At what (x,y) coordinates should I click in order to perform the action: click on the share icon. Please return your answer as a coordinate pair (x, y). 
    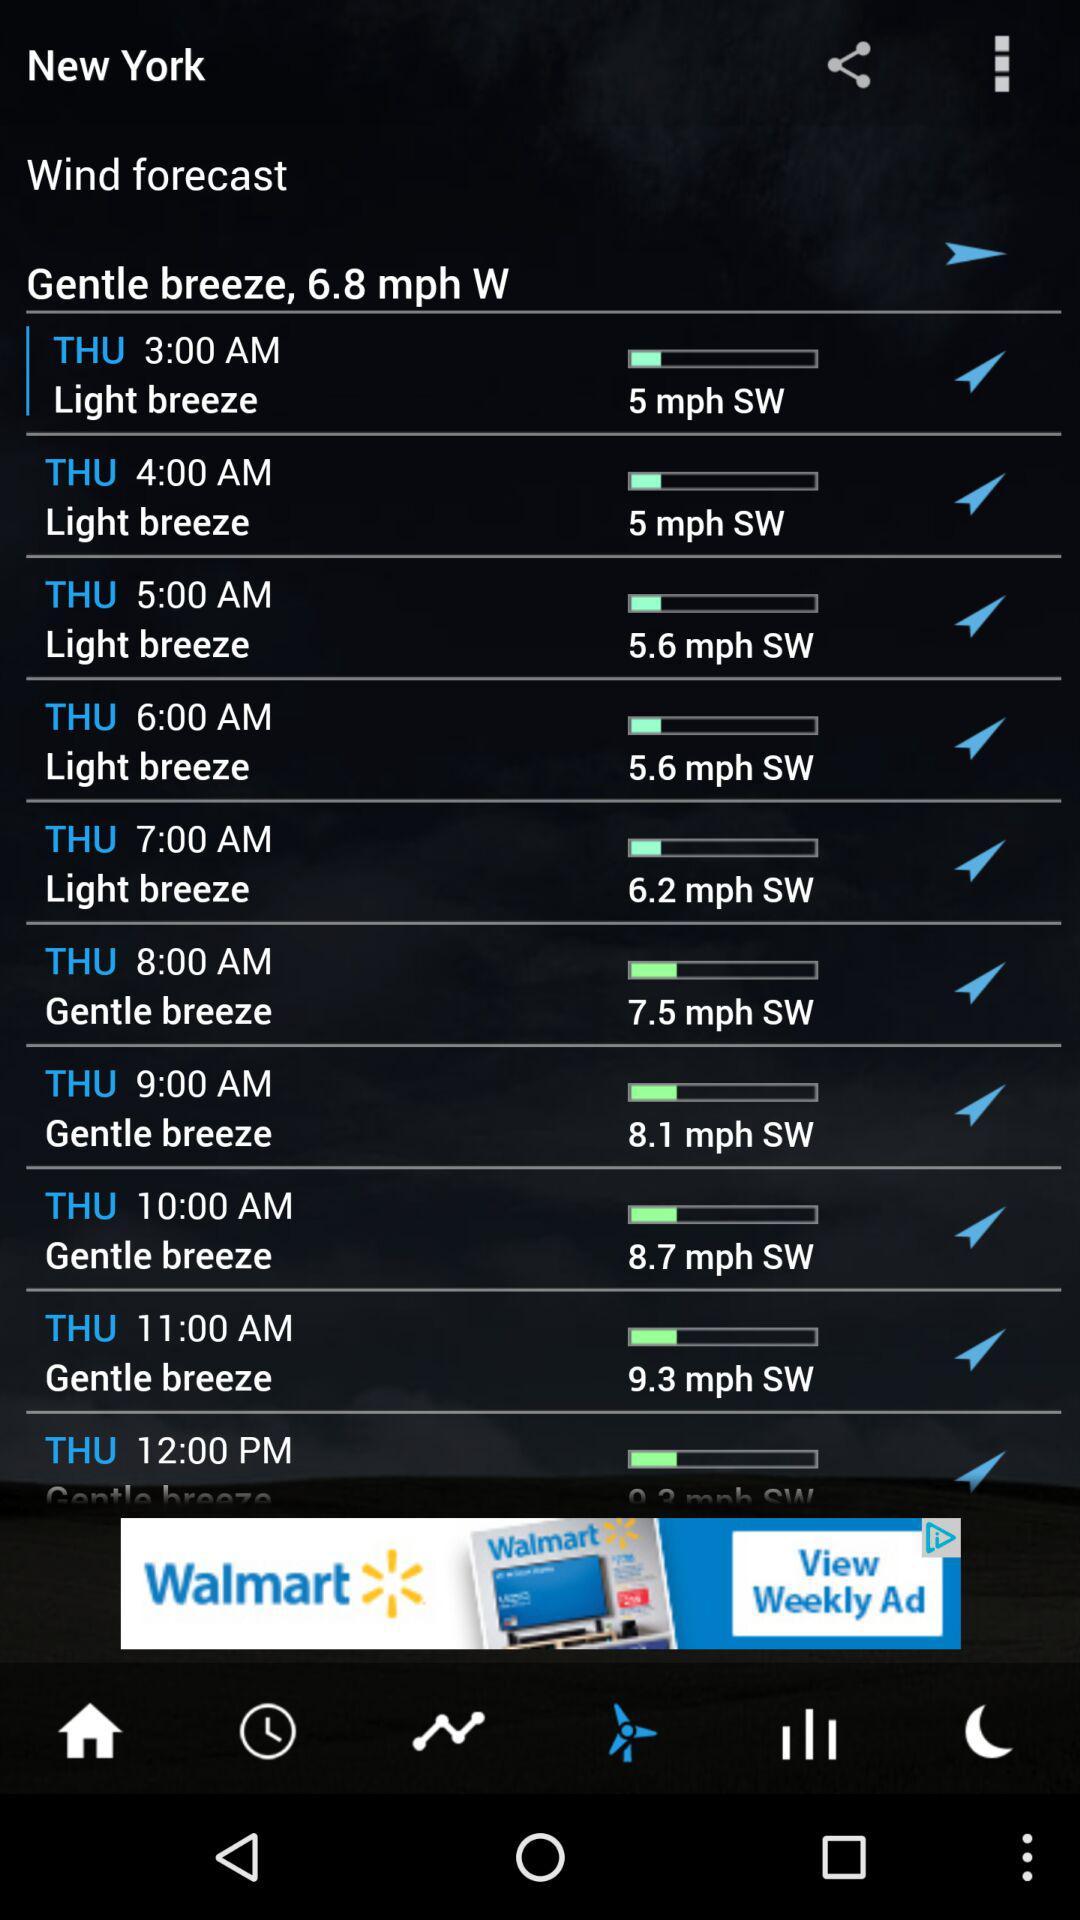
    Looking at the image, I should click on (848, 68).